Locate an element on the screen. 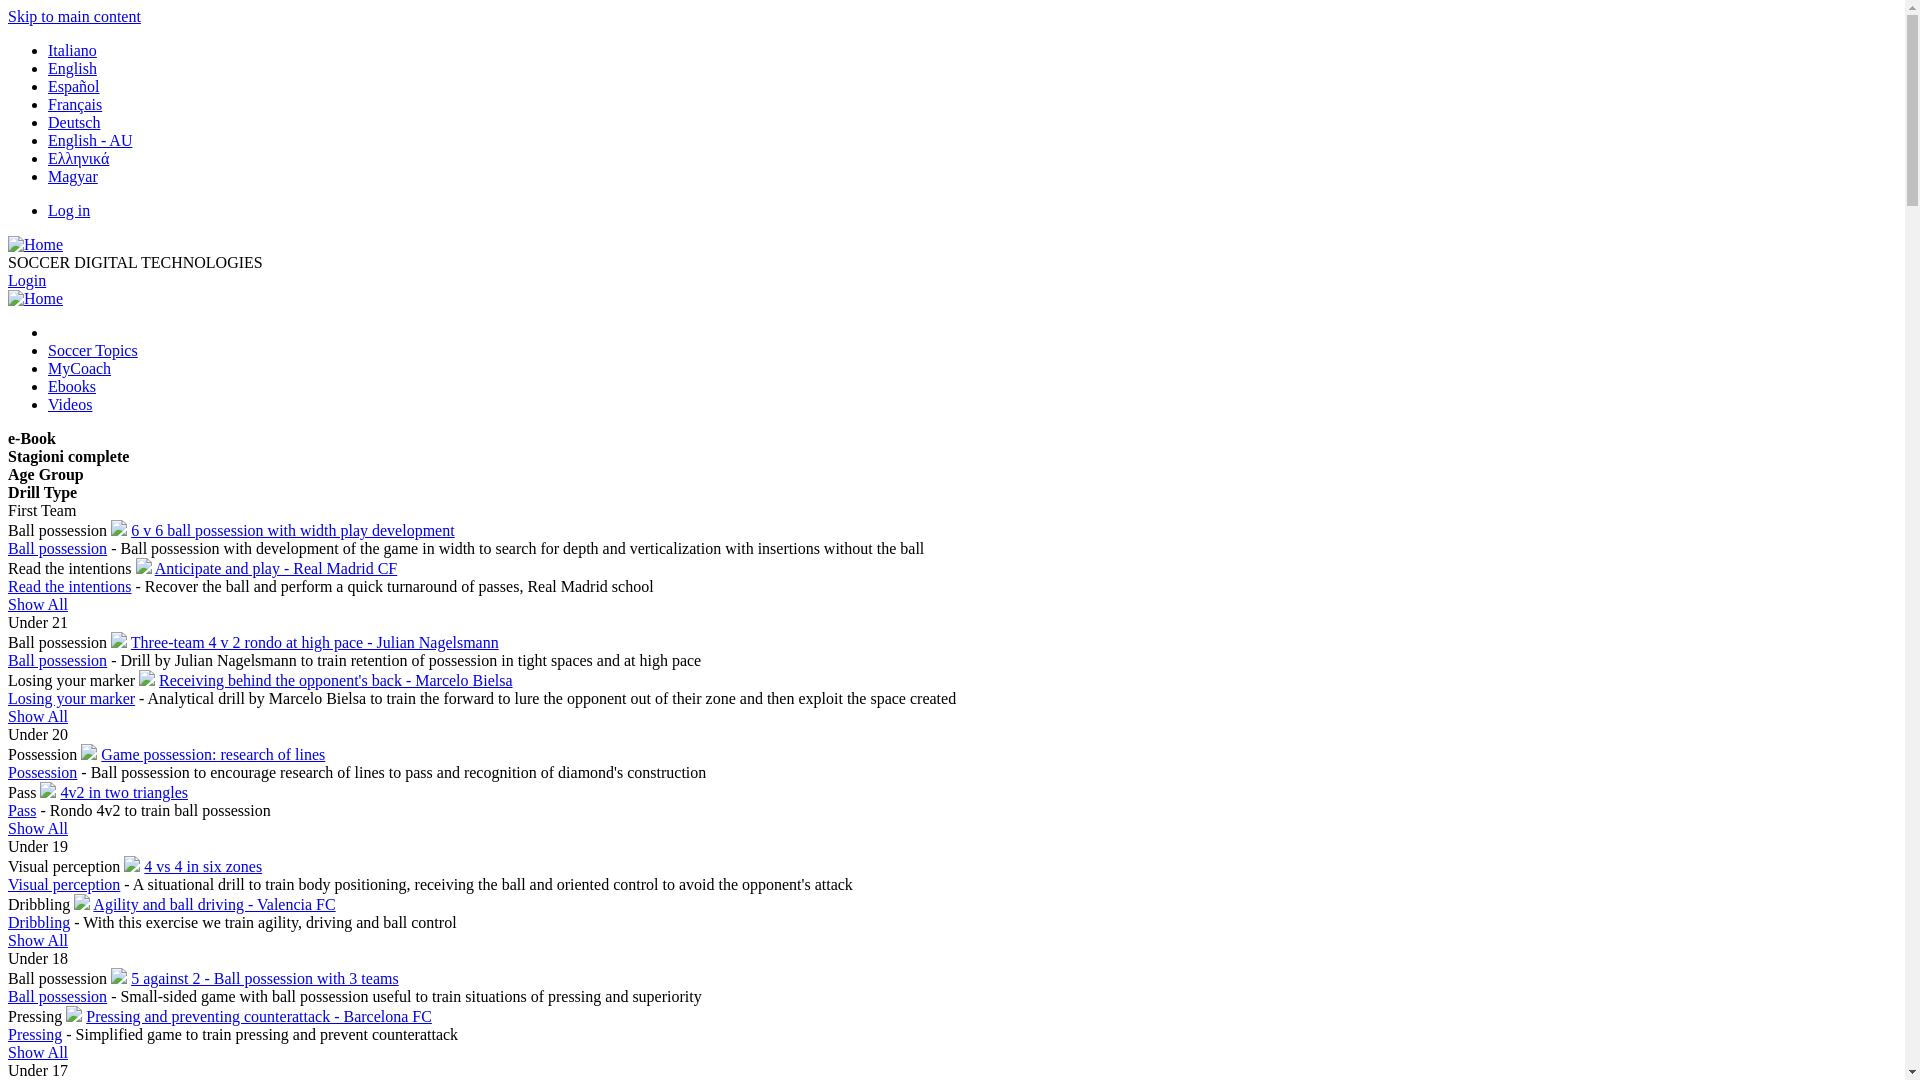  'Dribbling' is located at coordinates (38, 922).